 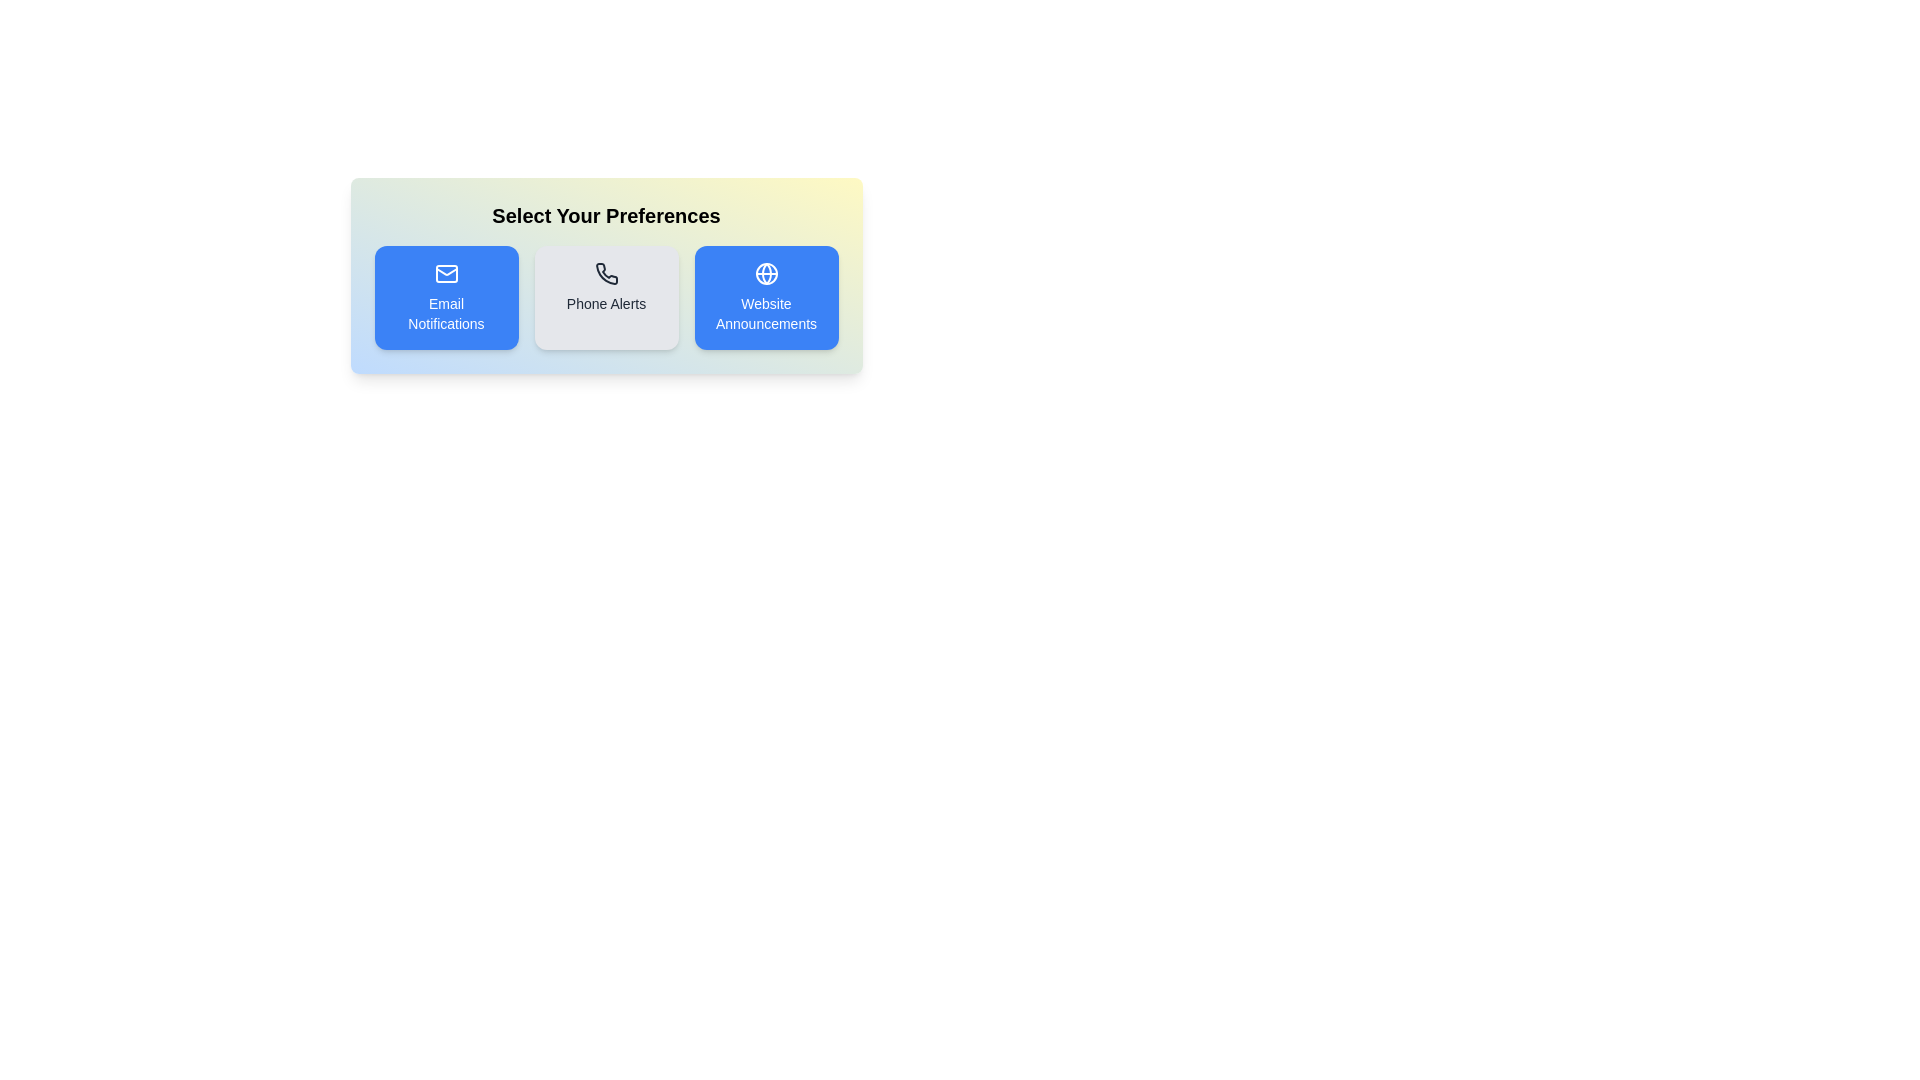 I want to click on the 'Phone Alerts' option to toggle its selection status, so click(x=605, y=297).